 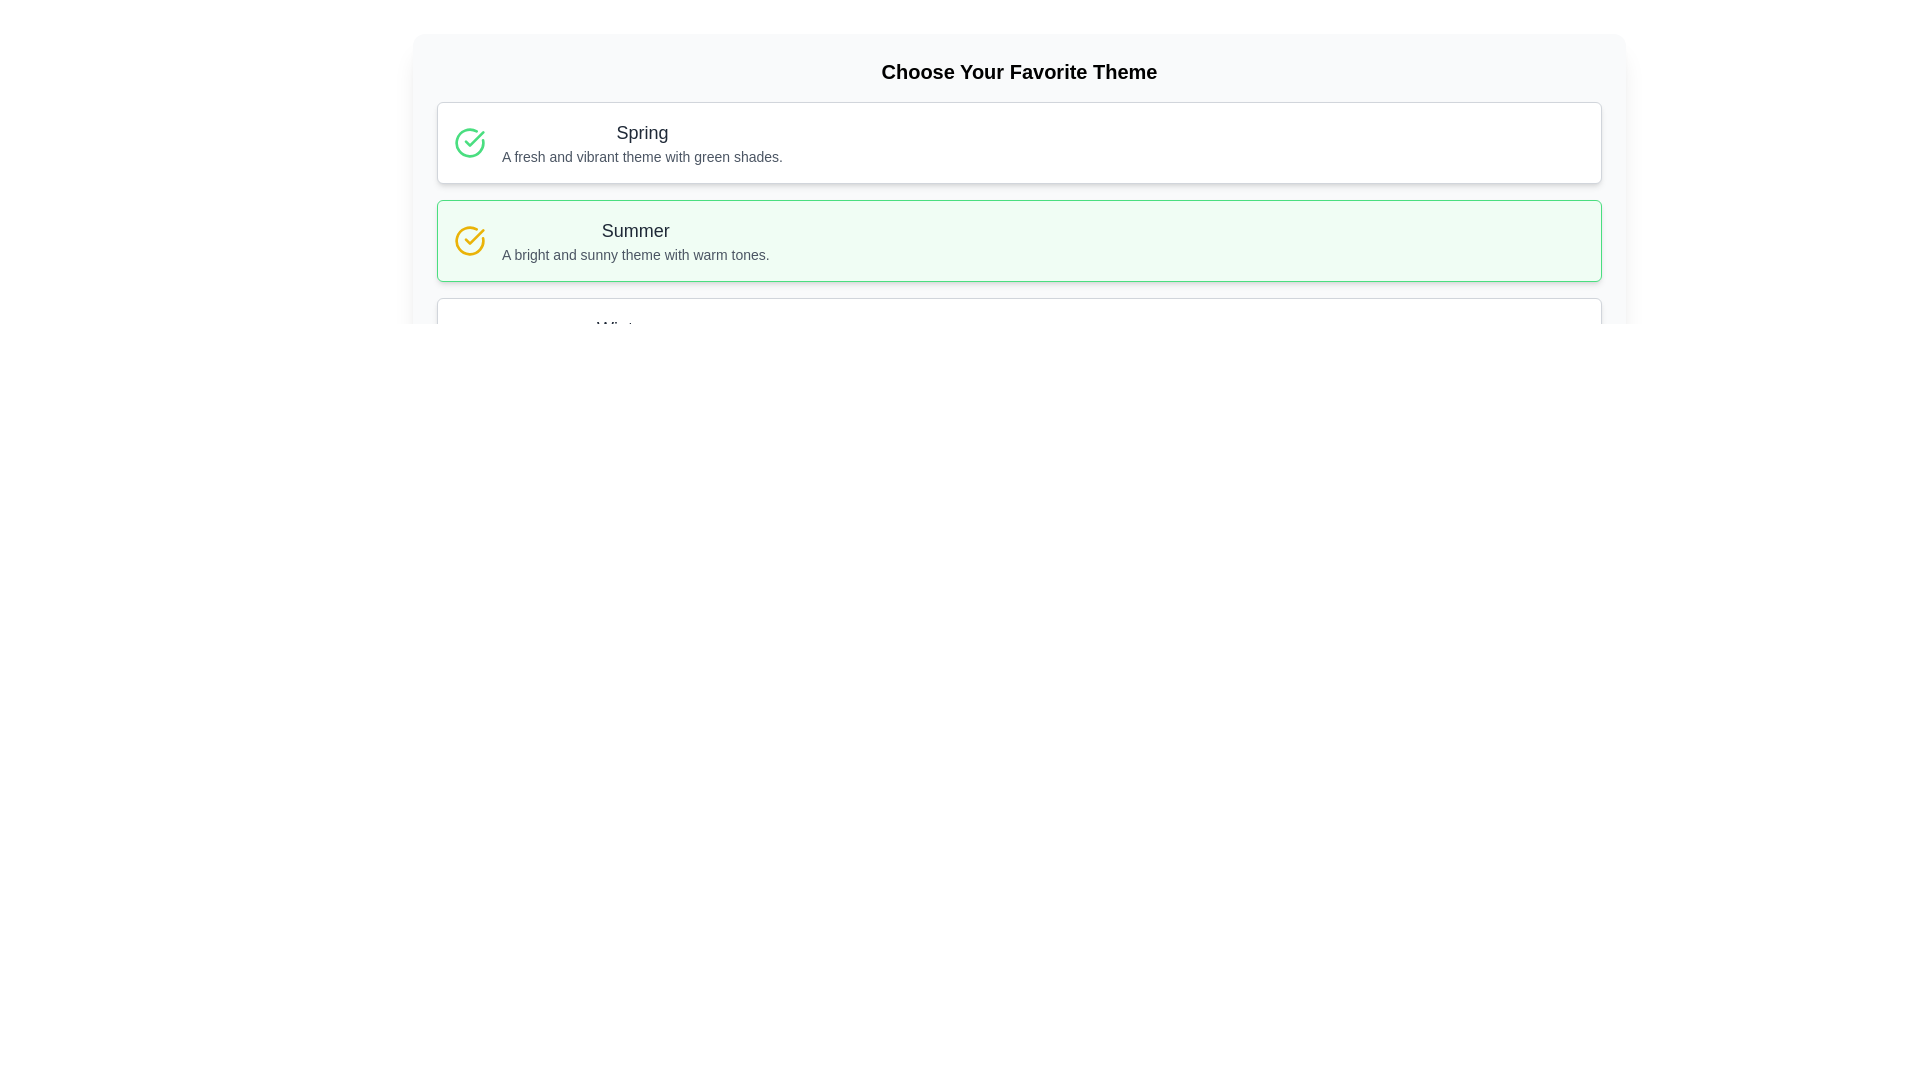 What do you see at coordinates (634, 239) in the screenshot?
I see `the text block containing the bold header 'Summer' and the description 'A bright and sunny theme with warm tones.' which is located in the second card of a vertically stacked list` at bounding box center [634, 239].